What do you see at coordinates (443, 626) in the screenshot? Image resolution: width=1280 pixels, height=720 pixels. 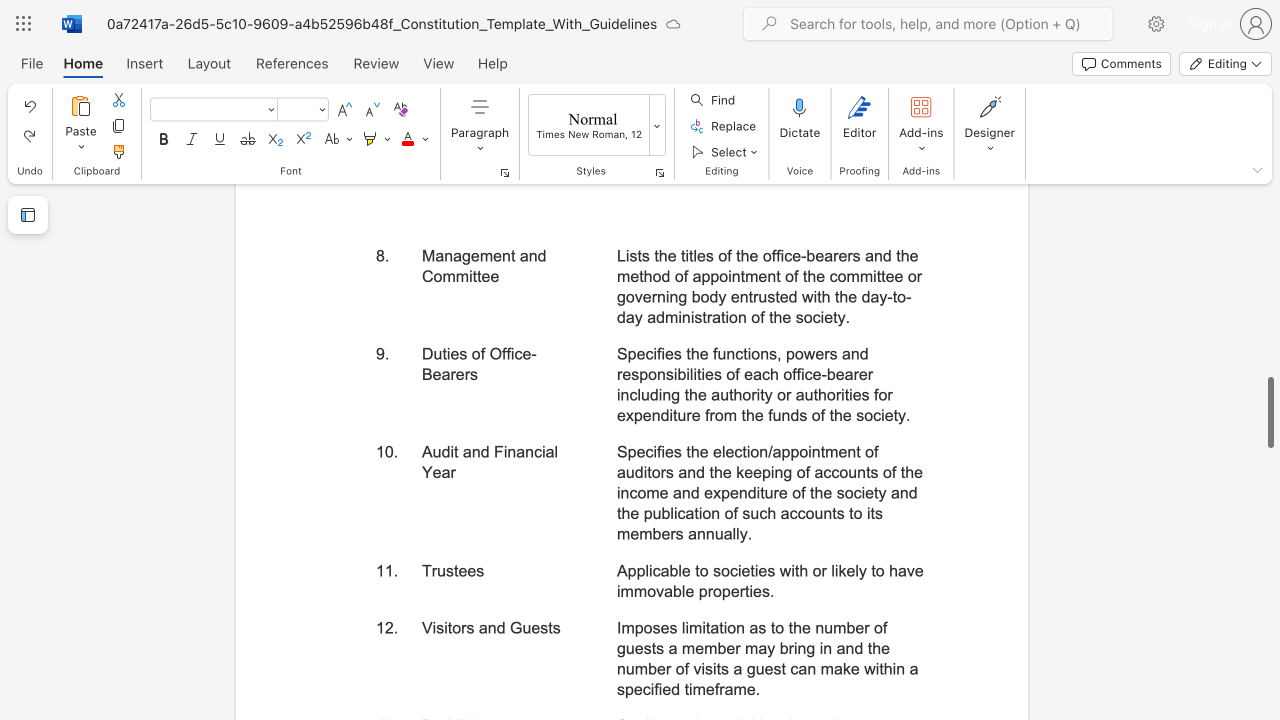 I see `the subset text "itors and Gue" within the text "Visitors and Guests"` at bounding box center [443, 626].